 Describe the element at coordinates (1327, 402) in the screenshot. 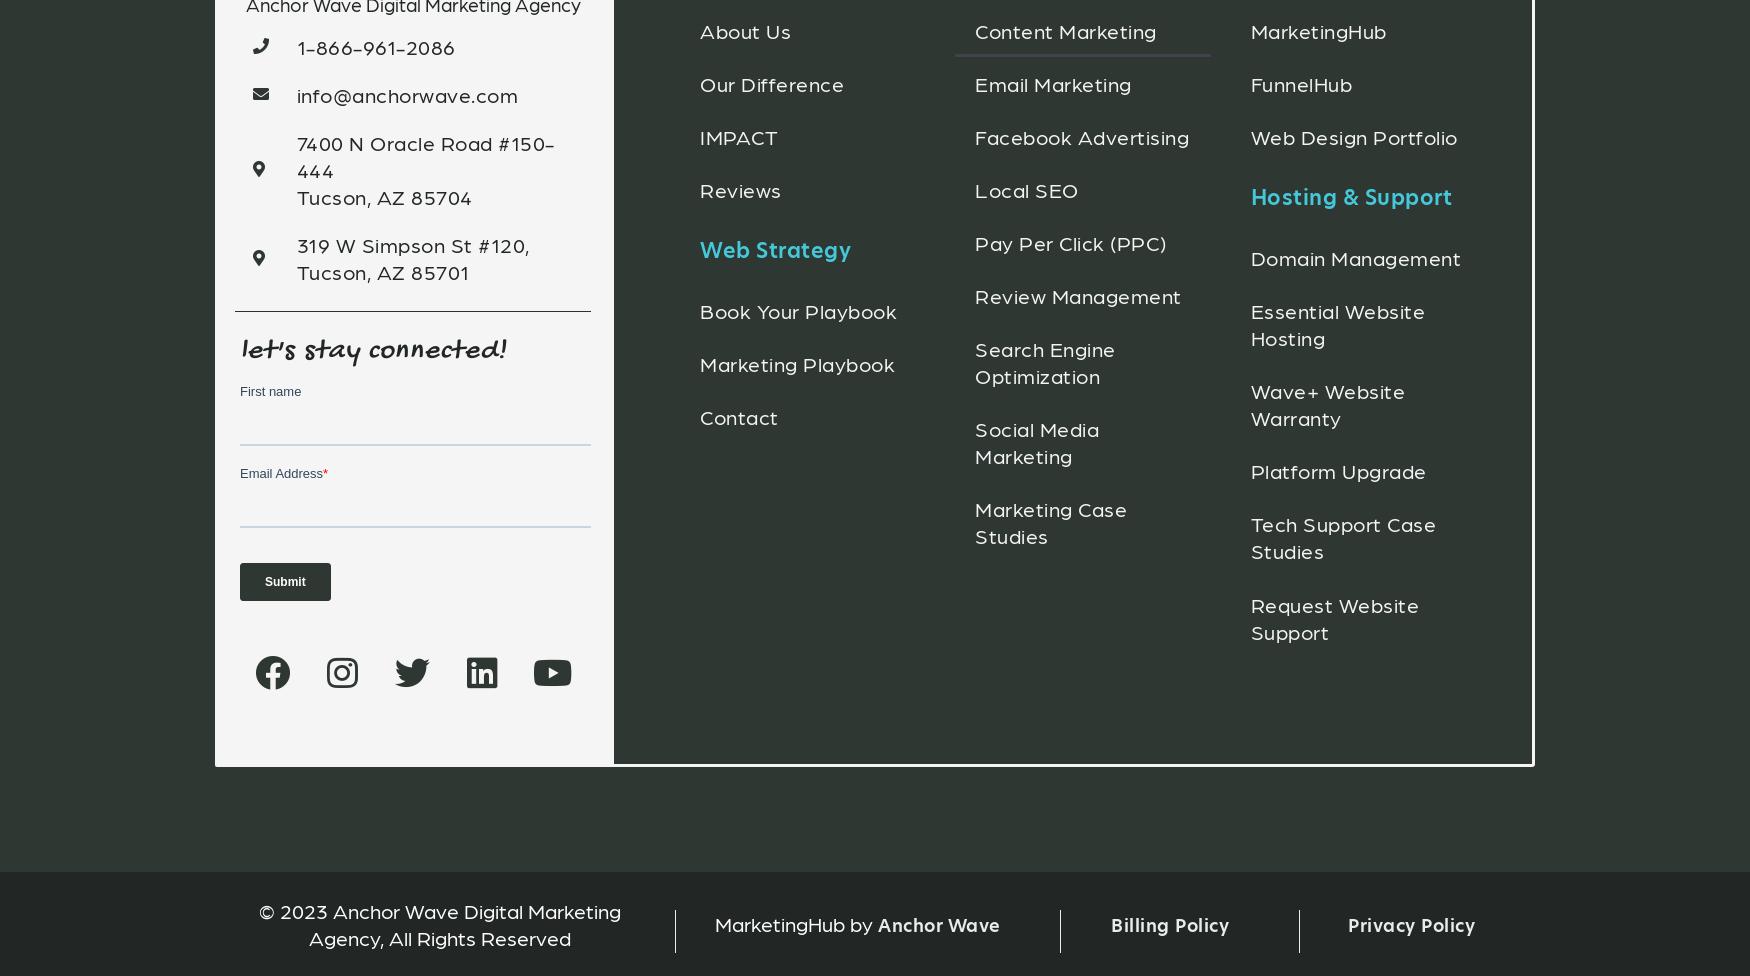

I see `'Wave+ Website Warranty'` at that location.